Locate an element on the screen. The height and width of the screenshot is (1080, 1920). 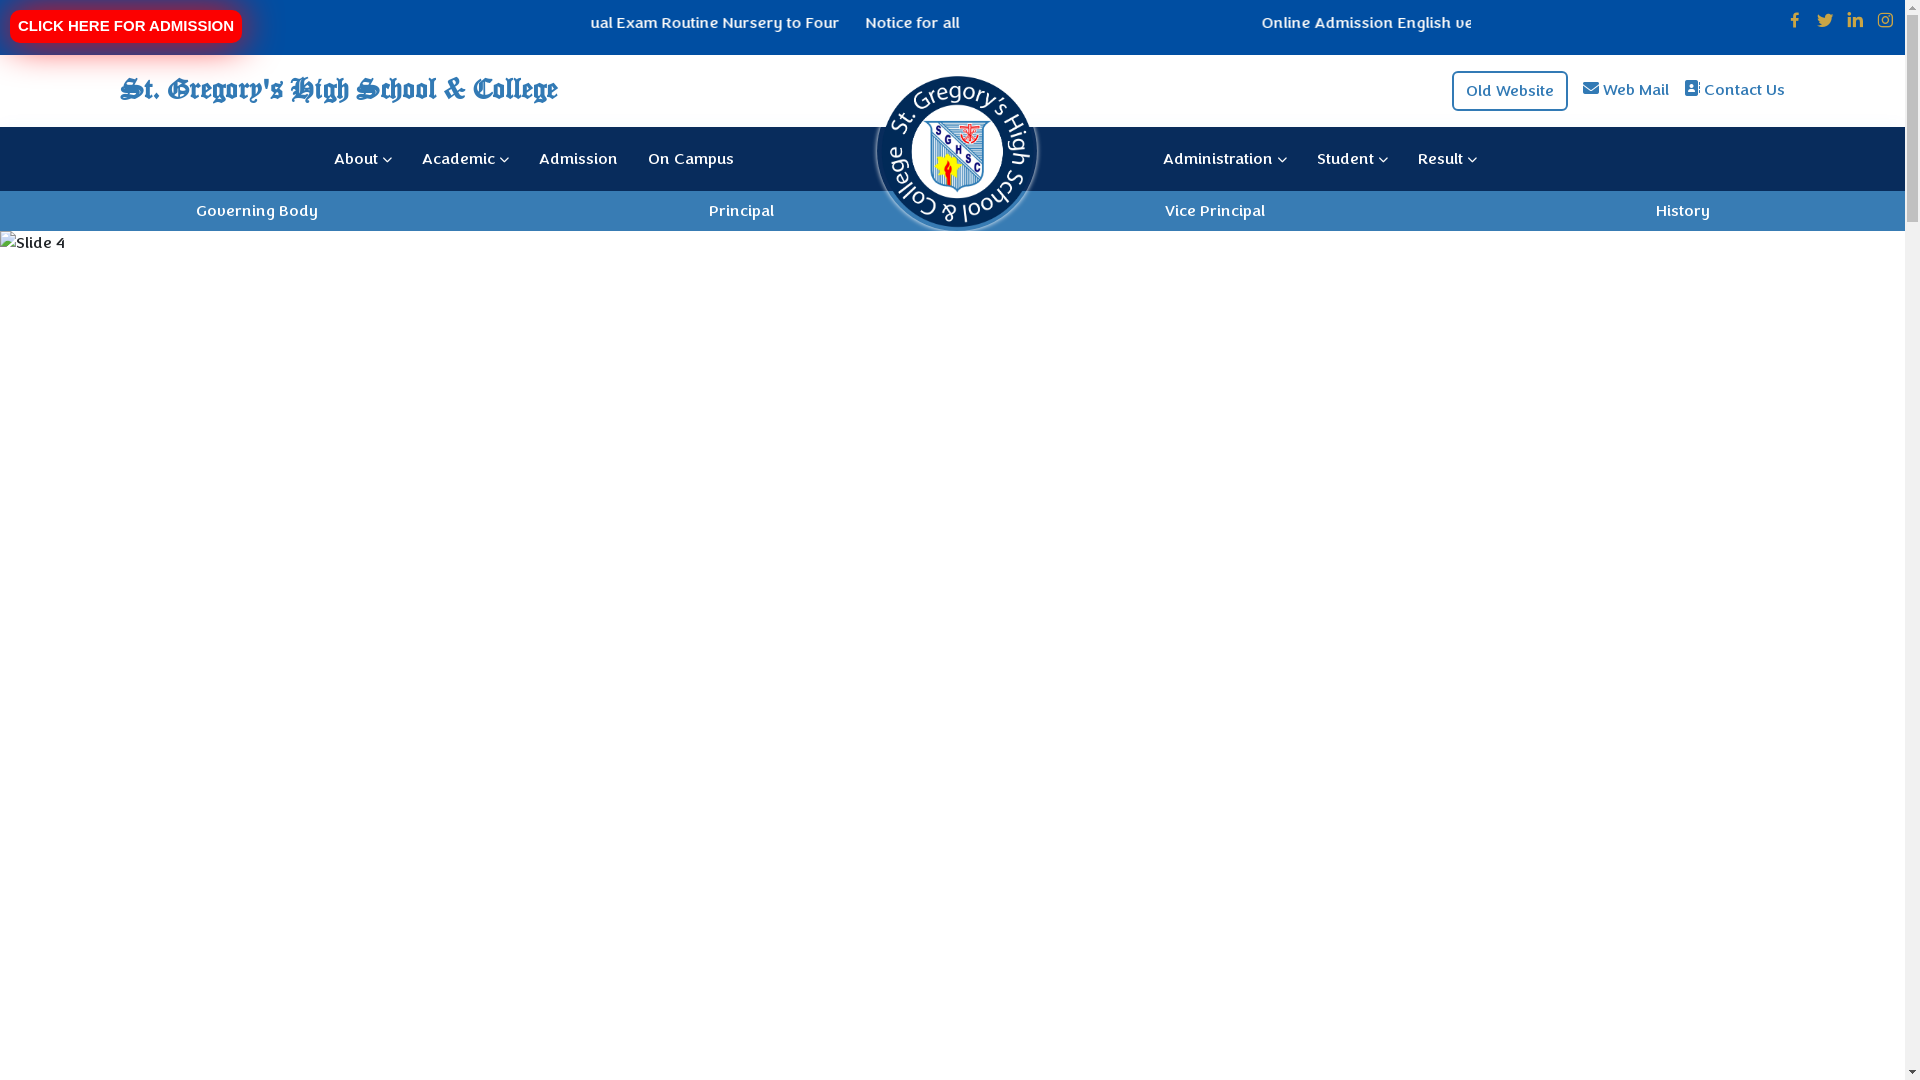
'Governing Body' is located at coordinates (256, 209).